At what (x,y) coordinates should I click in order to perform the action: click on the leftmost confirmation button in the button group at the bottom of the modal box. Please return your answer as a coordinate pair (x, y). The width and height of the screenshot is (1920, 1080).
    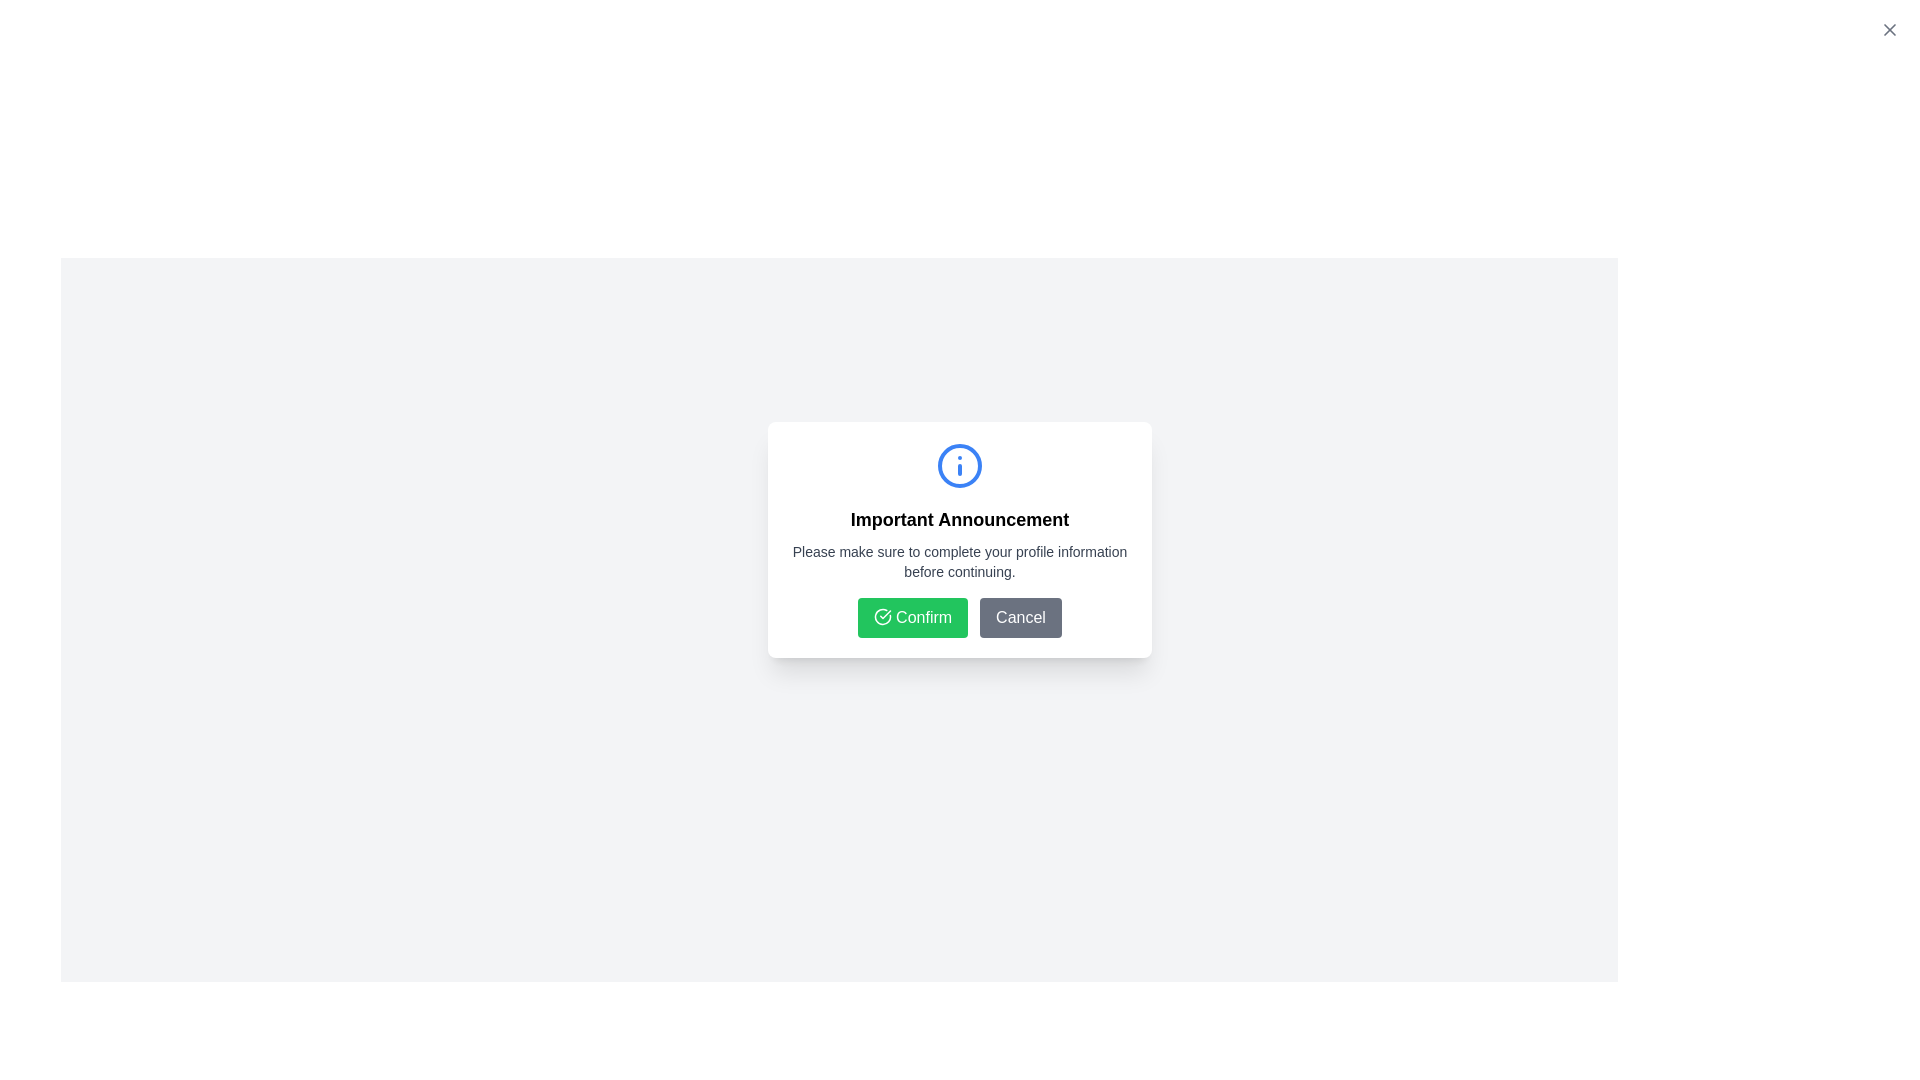
    Looking at the image, I should click on (912, 616).